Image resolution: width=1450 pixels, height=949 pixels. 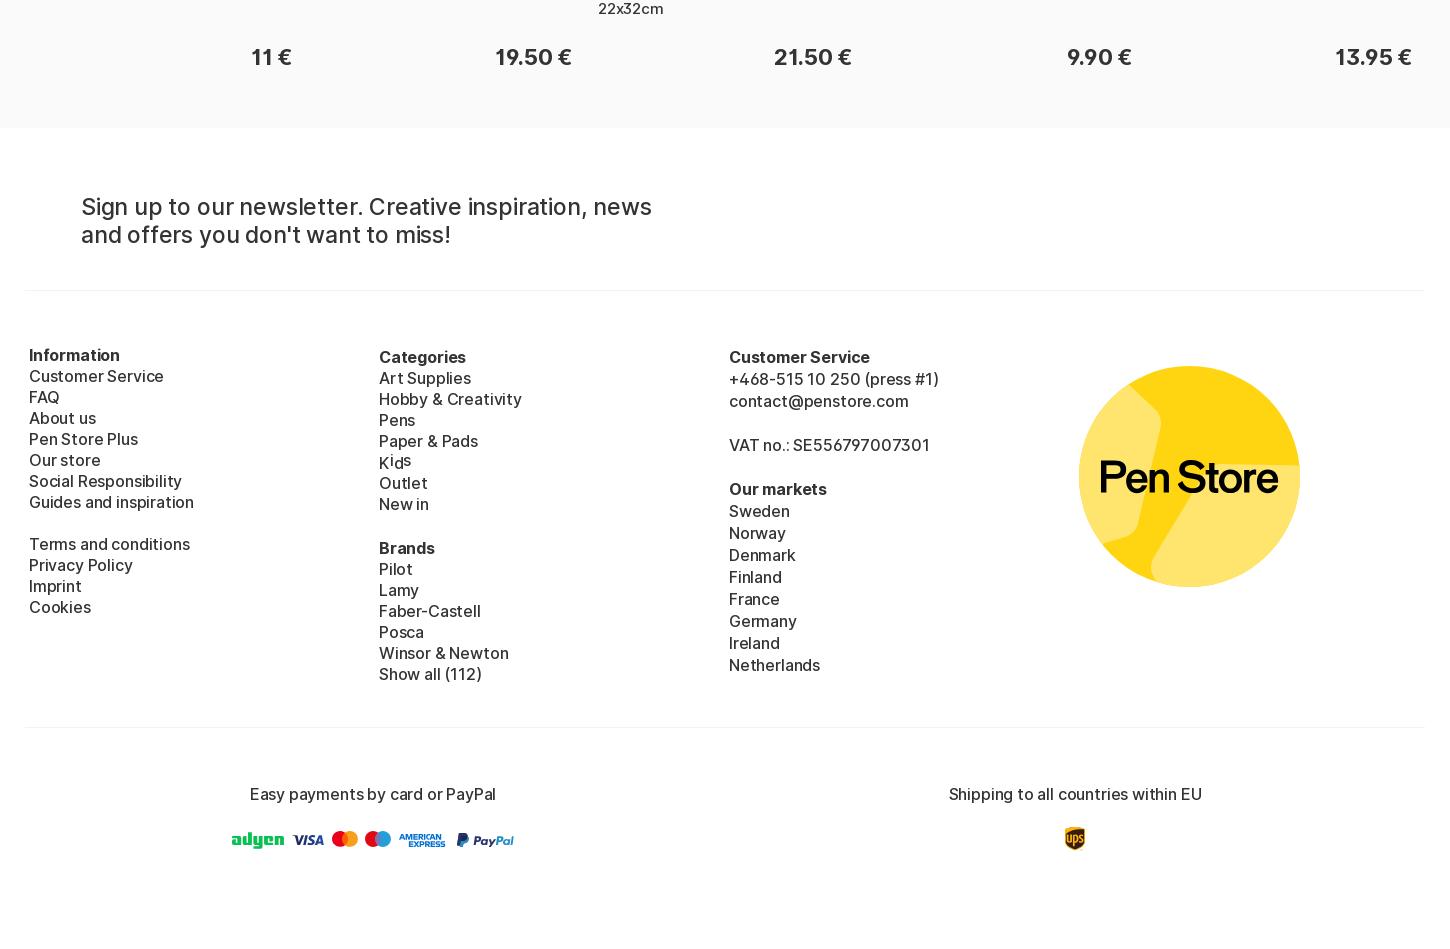 I want to click on 'Our markets', so click(x=778, y=486).